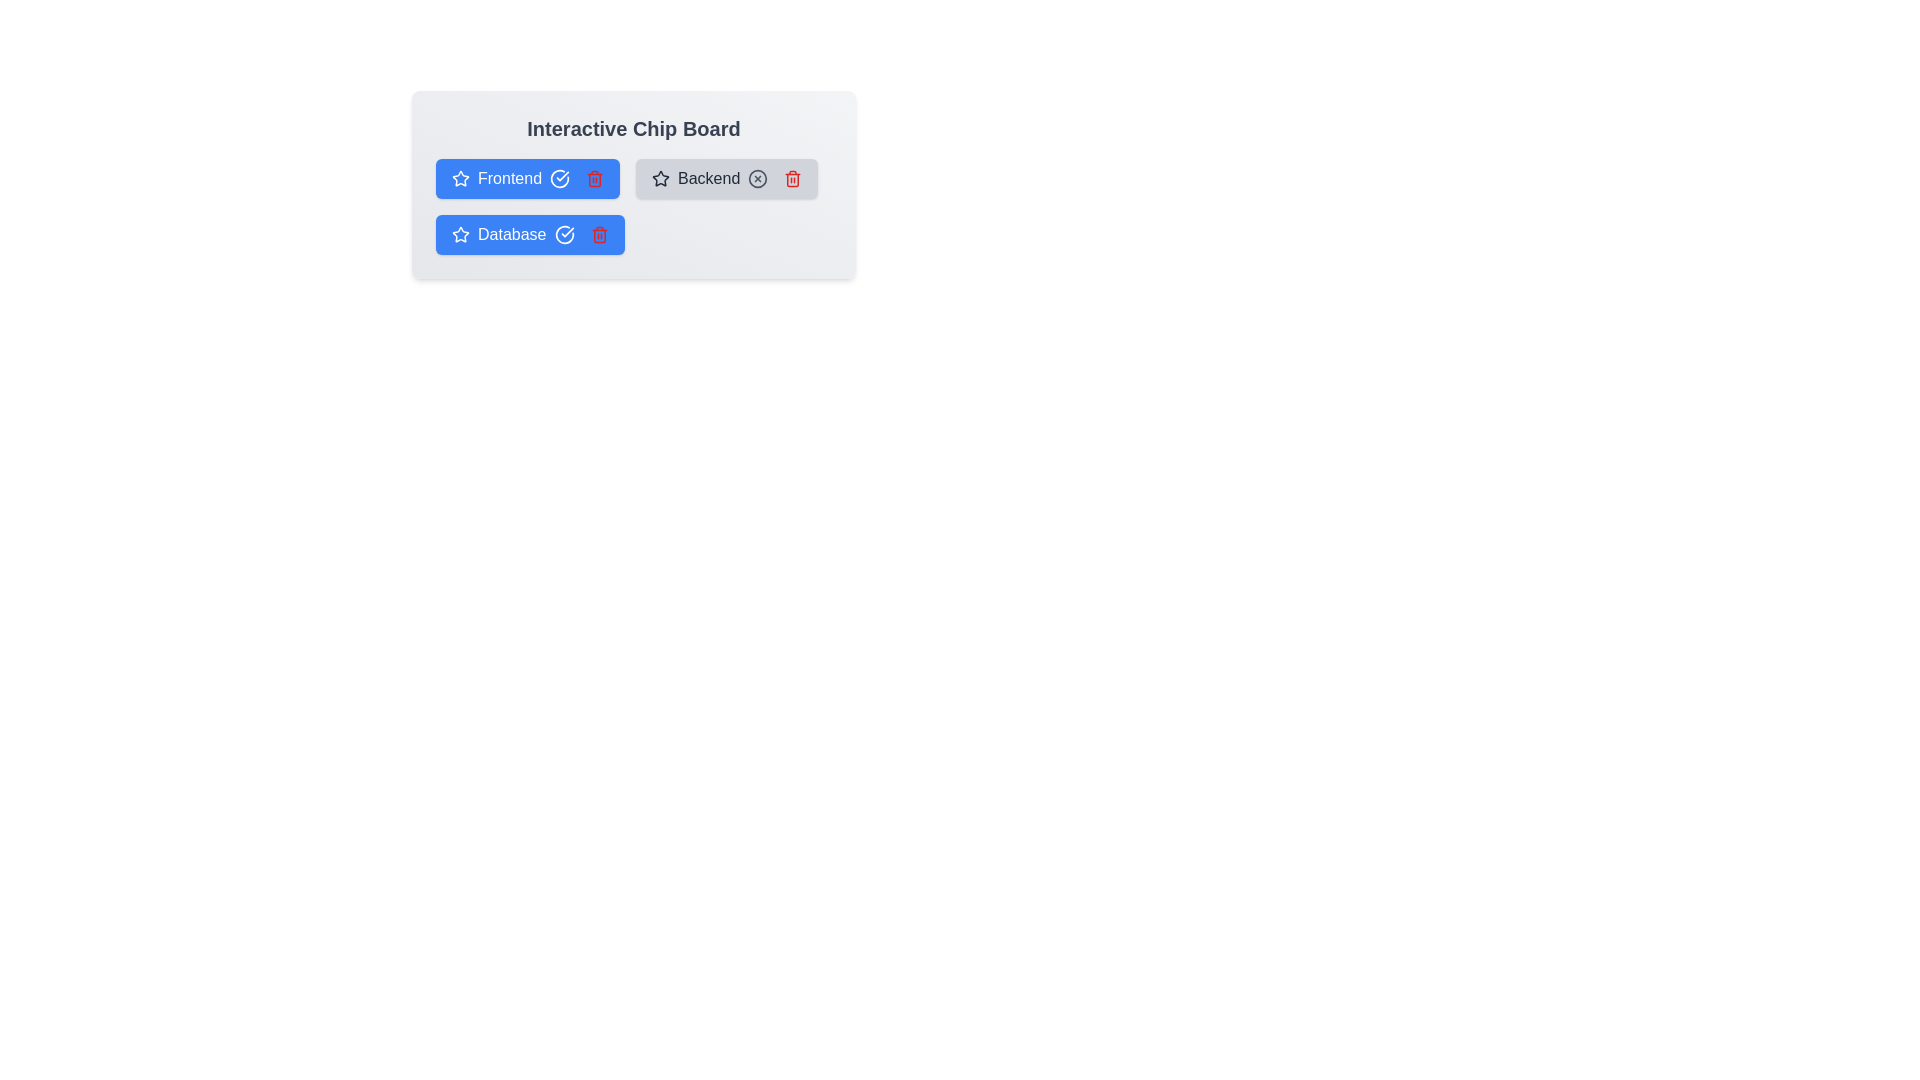 This screenshot has width=1920, height=1080. I want to click on the trash icon of the chip labeled Frontend to remove it, so click(594, 177).